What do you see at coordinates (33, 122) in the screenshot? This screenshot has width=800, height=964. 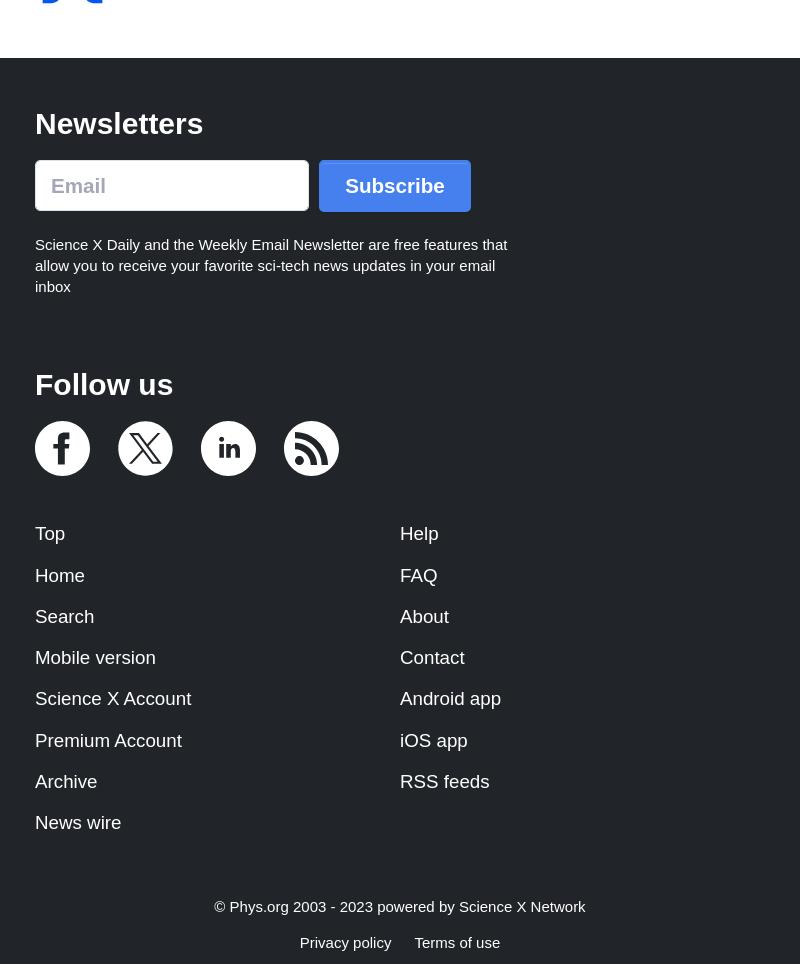 I see `'Newsletters'` at bounding box center [33, 122].